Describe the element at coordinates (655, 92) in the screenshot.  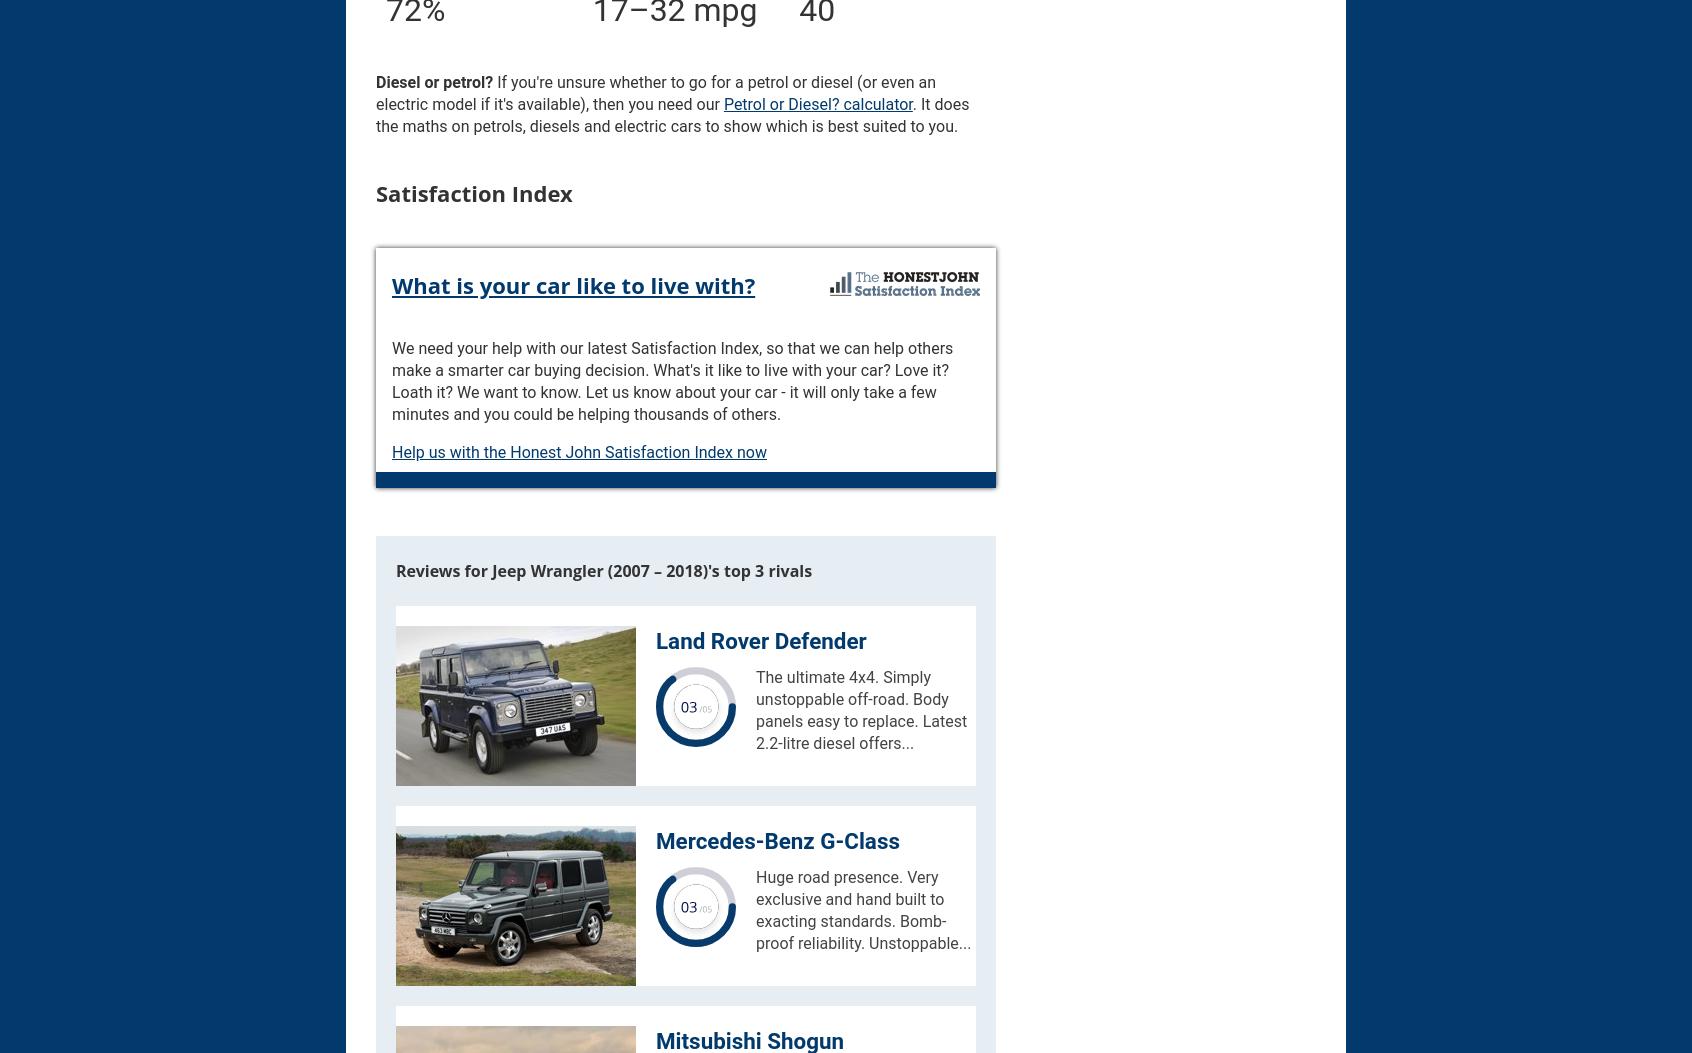
I see `'If you're unsure whether to go for a petrol or diesel (or even an electric model if it's available), then you need our'` at that location.